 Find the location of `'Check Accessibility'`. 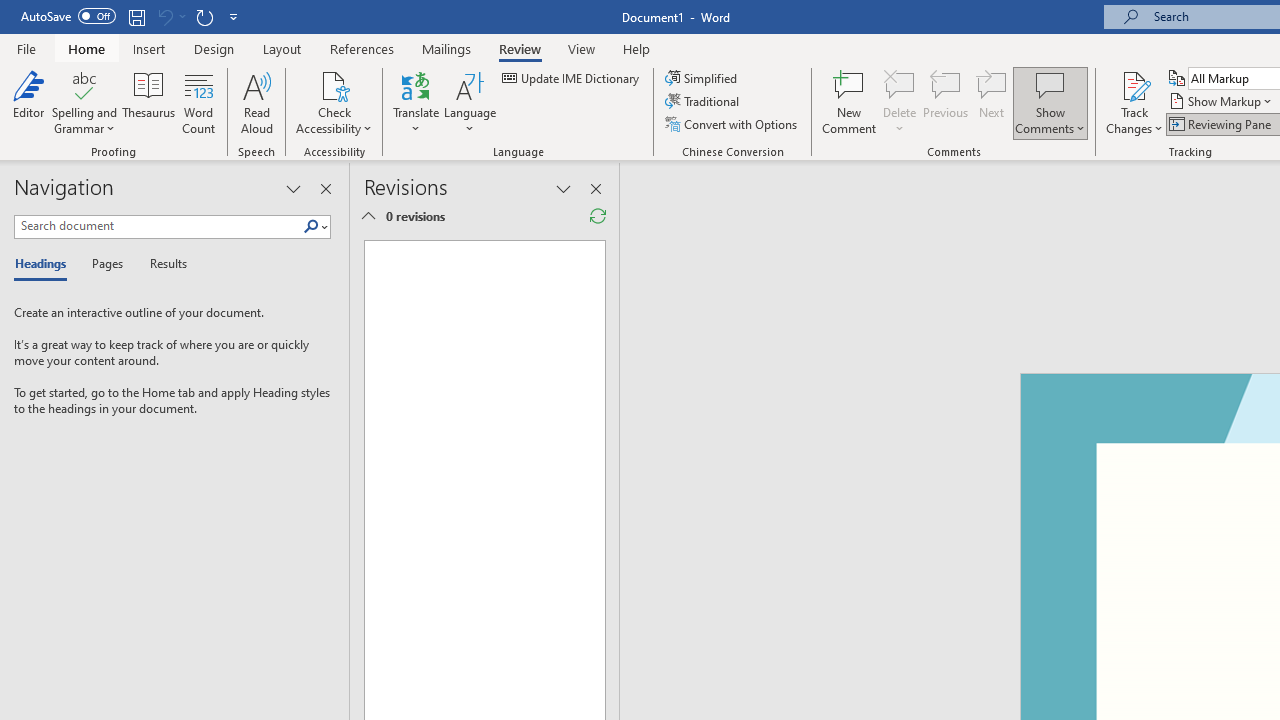

'Check Accessibility' is located at coordinates (334, 103).